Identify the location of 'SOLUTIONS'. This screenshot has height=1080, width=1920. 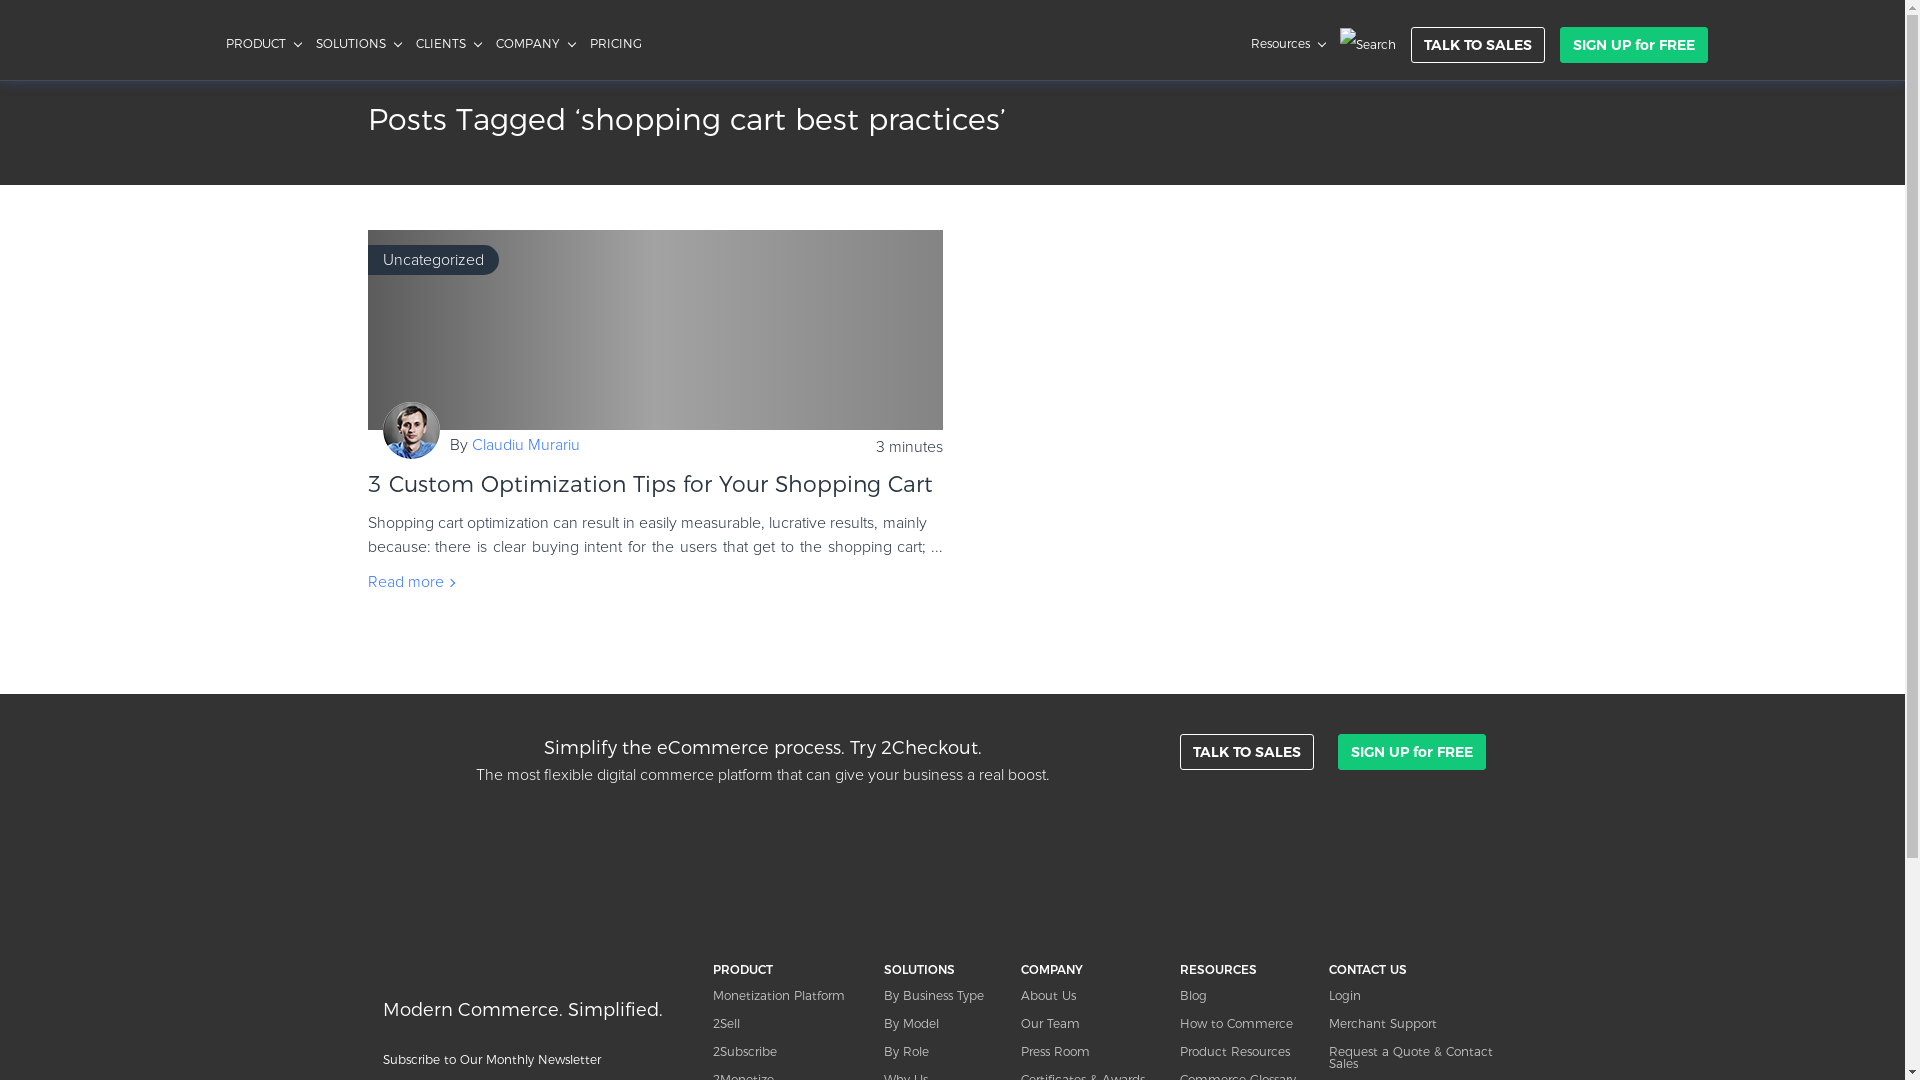
(939, 968).